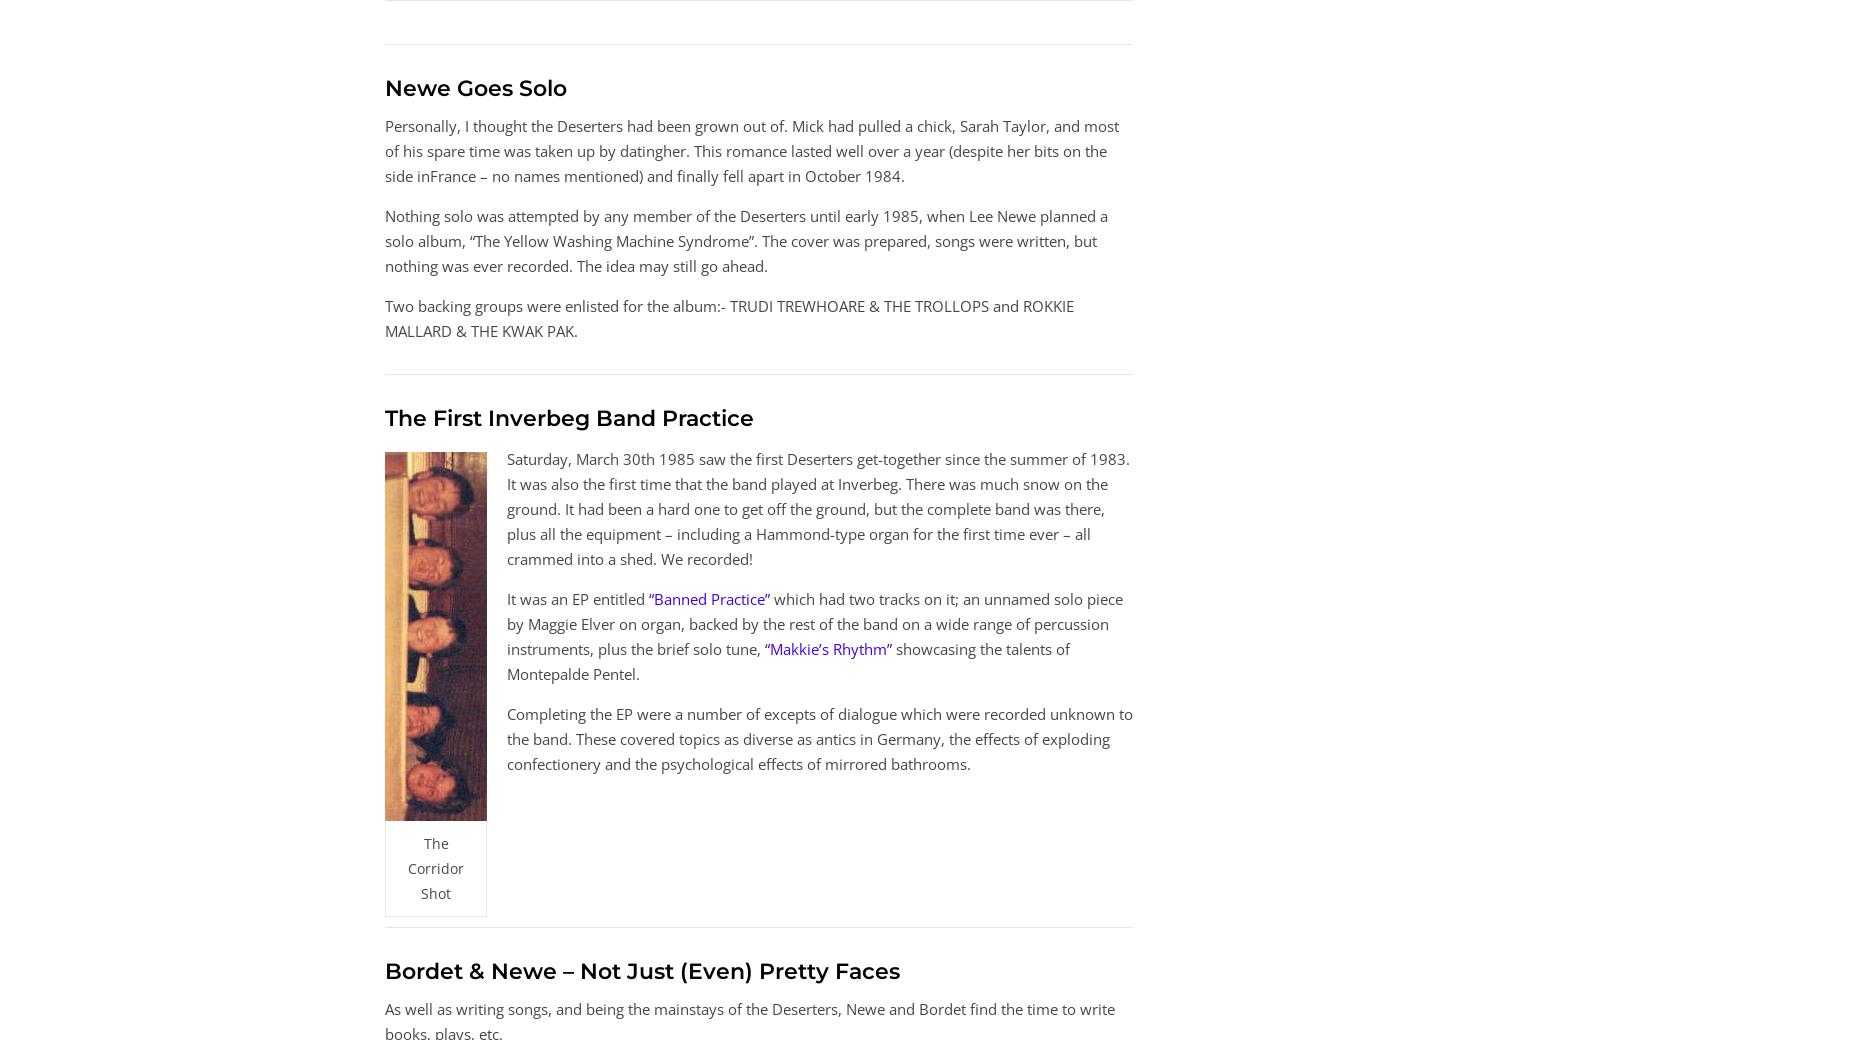 The image size is (1850, 1040). Describe the element at coordinates (752, 149) in the screenshot. I see `'Personally, I thought the Deserters had been grown out of. Mick had pulled a chick, Sarah Taylor, and most of his spare time was taken up by datingher. This romance lasted well over a year (despite her bits on the side inFrance – no names mentioned) and finally fell apart in October 1984.'` at that location.